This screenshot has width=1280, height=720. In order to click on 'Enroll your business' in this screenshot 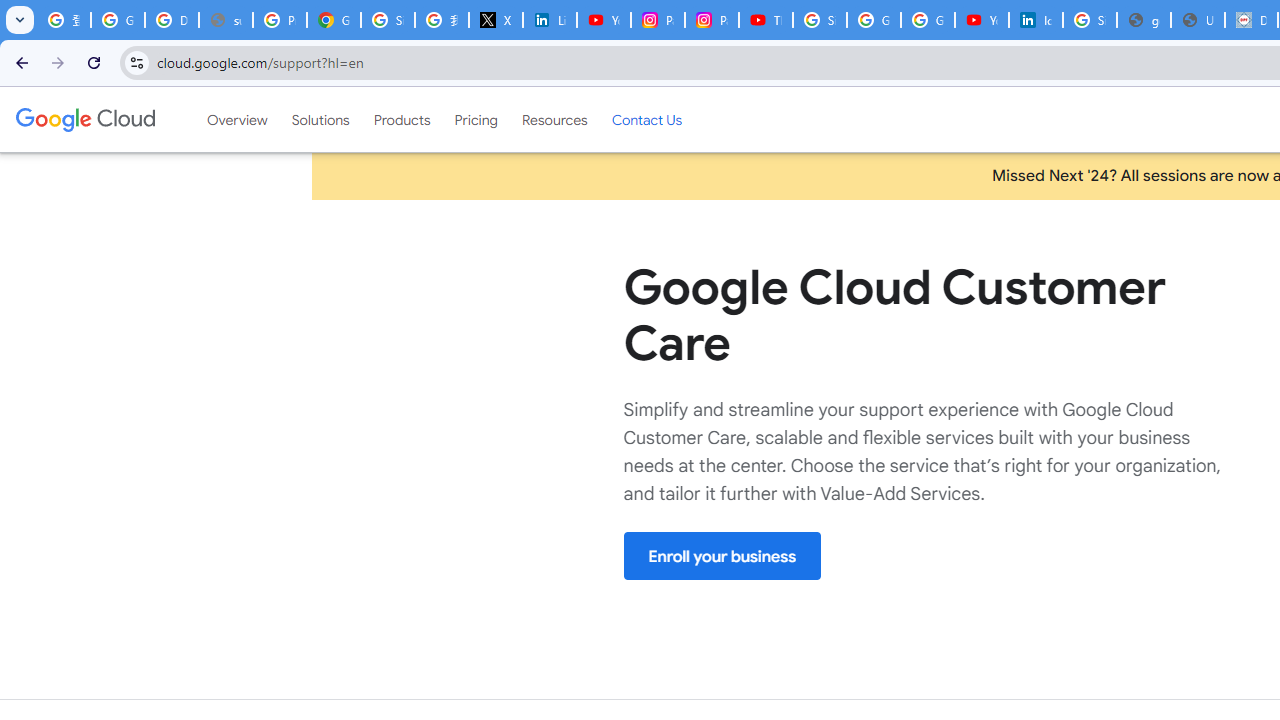, I will do `click(721, 556)`.